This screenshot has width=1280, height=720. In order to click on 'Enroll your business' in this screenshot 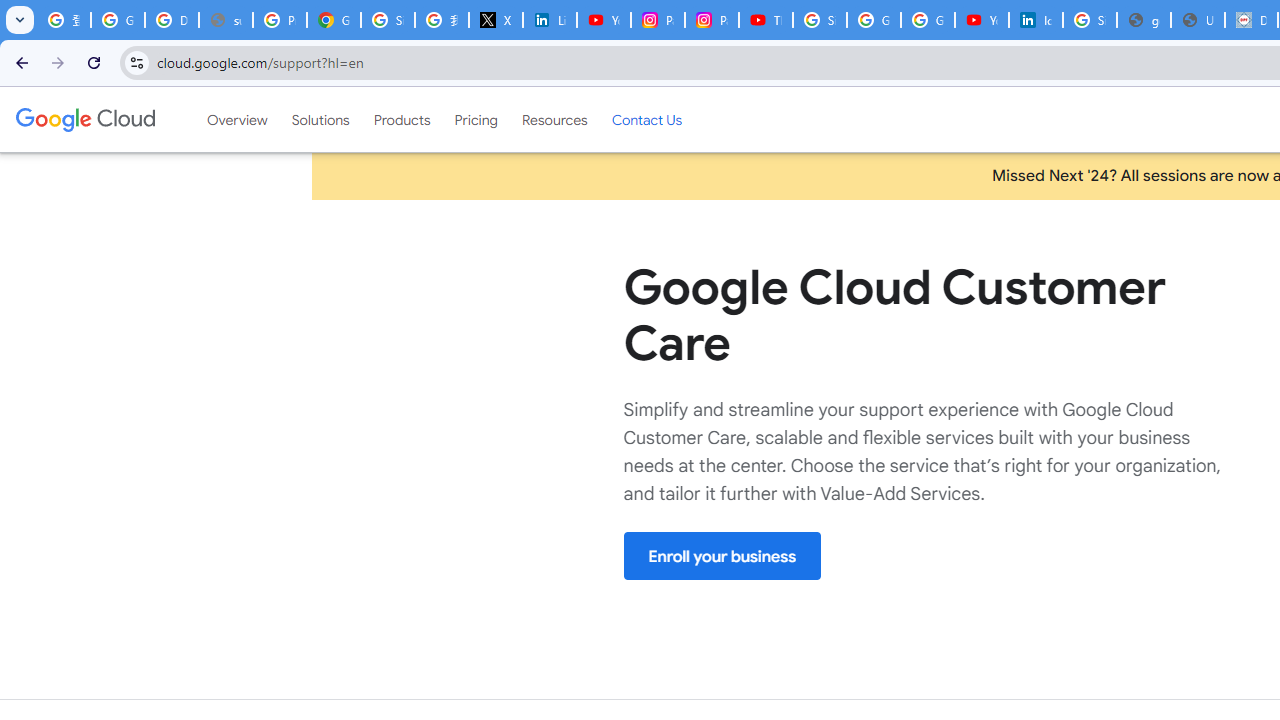, I will do `click(721, 556)`.